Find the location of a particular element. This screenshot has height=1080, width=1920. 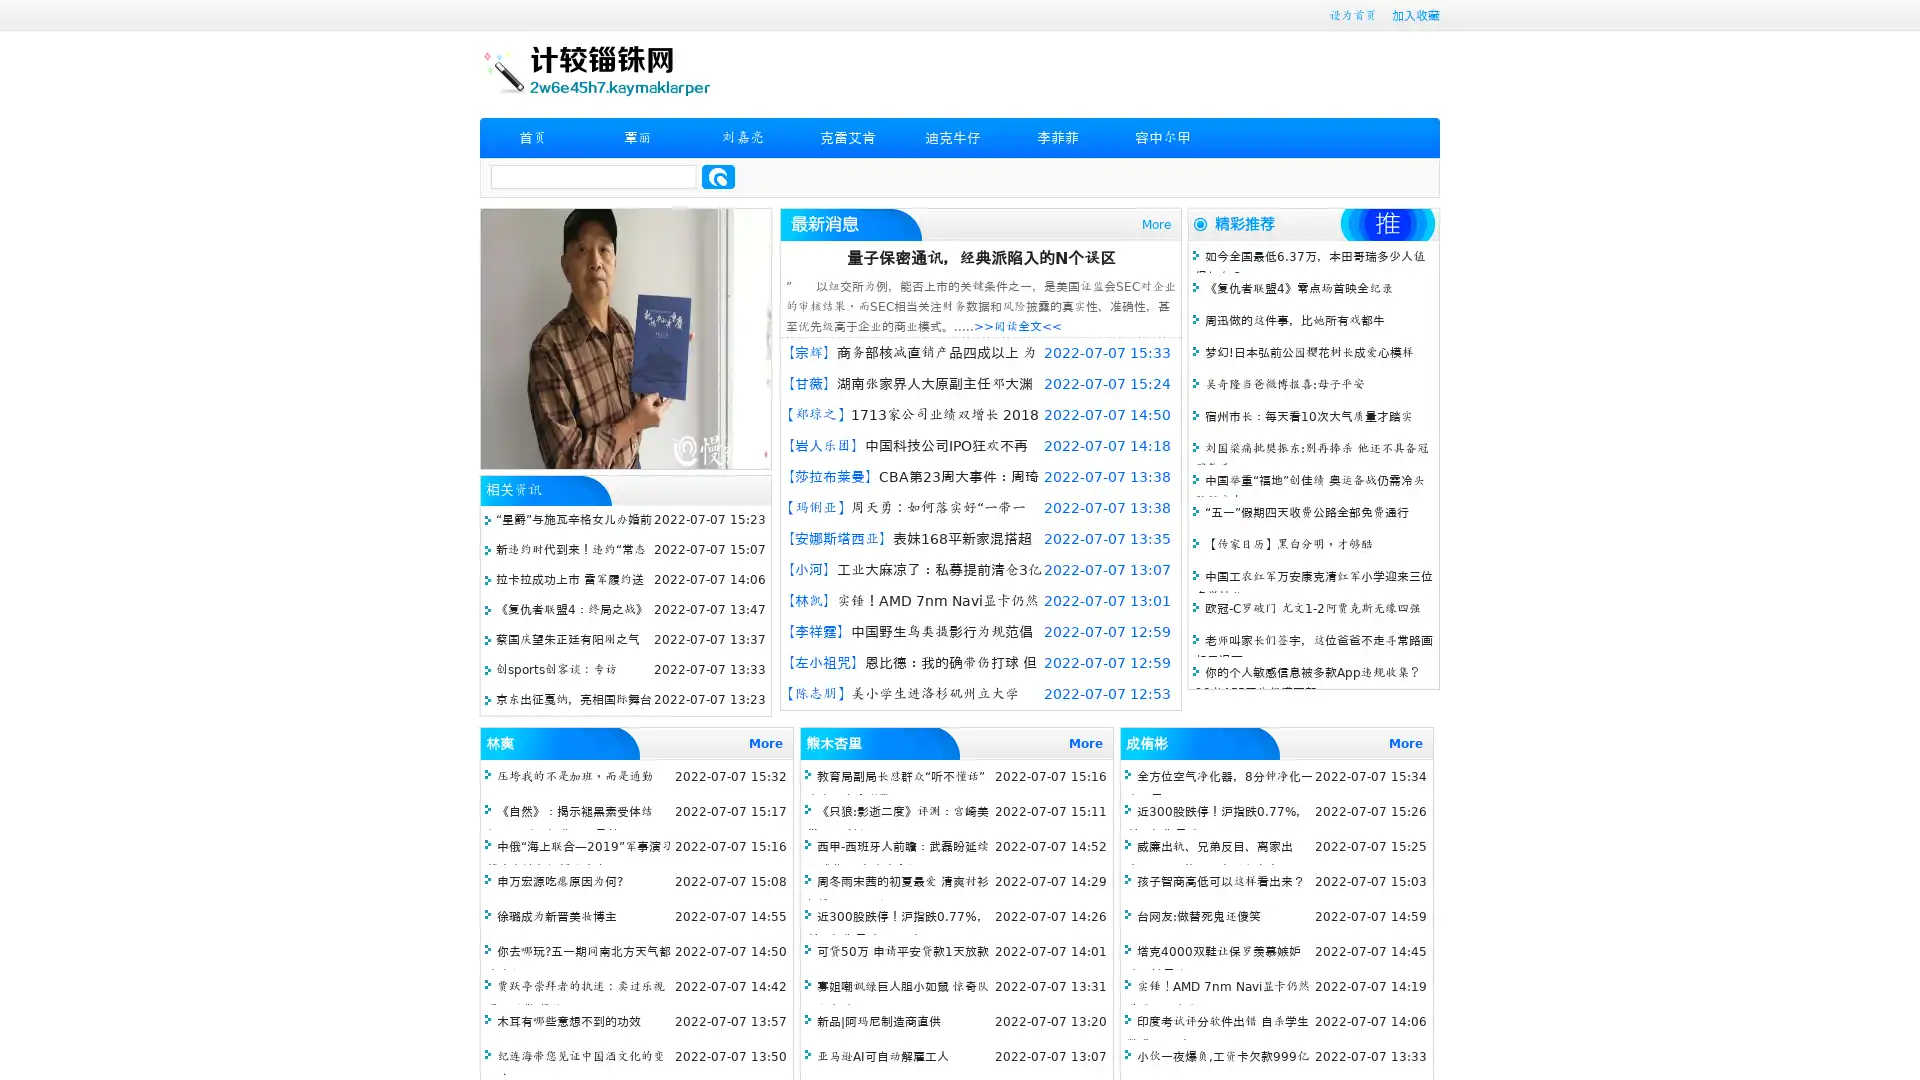

Search is located at coordinates (718, 176).